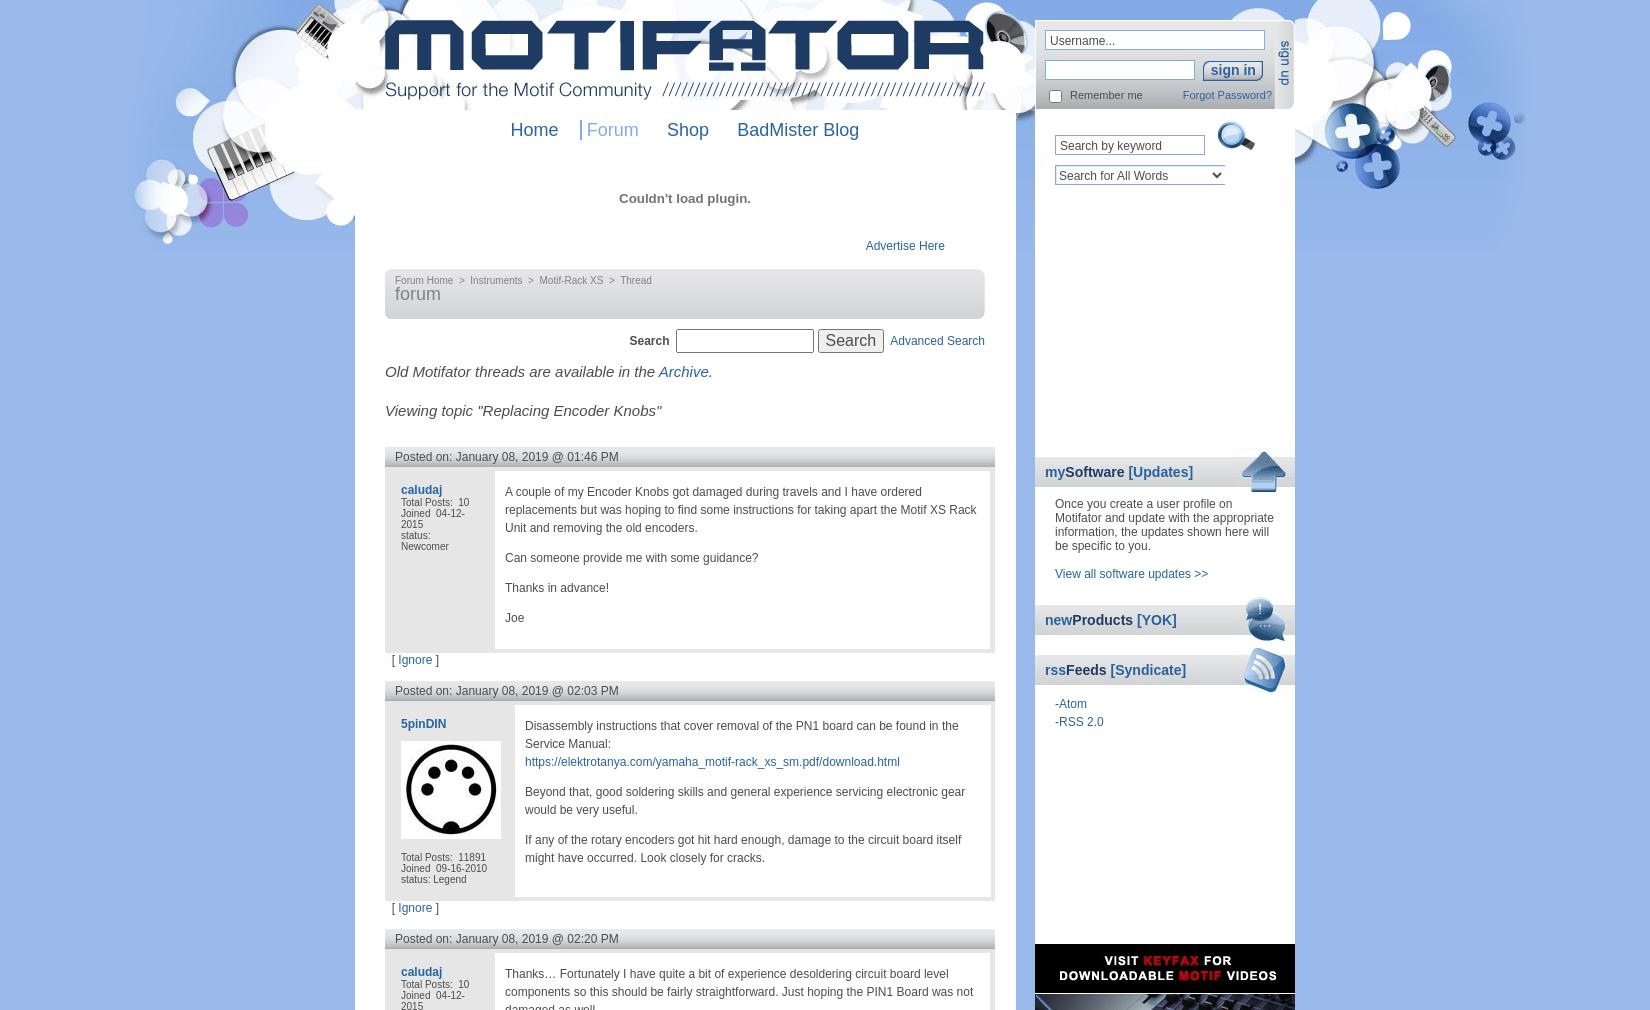 The width and height of the screenshot is (1650, 1010). I want to click on 'forum', so click(416, 294).